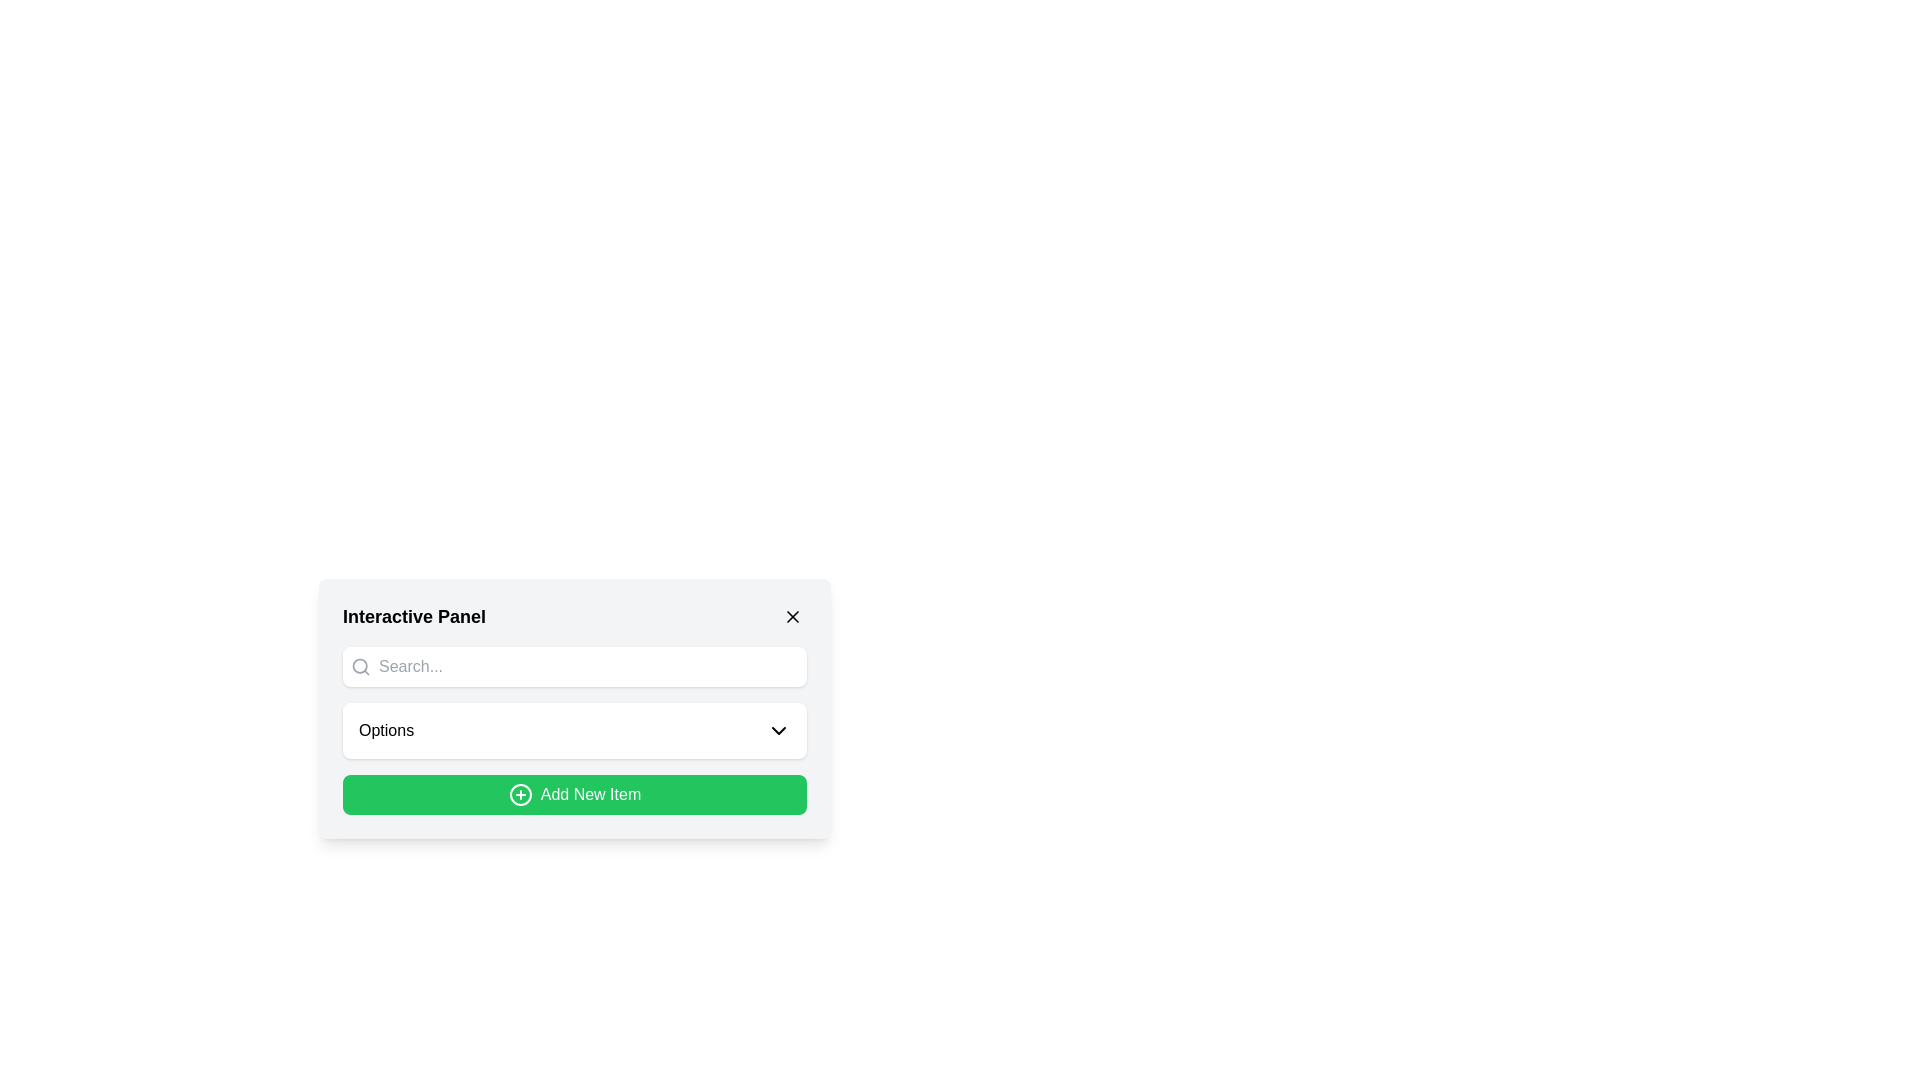 Image resolution: width=1920 pixels, height=1080 pixels. What do you see at coordinates (574, 667) in the screenshot?
I see `inside the Search bar located beneath the title 'Interactive Panel' to focus on the input field` at bounding box center [574, 667].